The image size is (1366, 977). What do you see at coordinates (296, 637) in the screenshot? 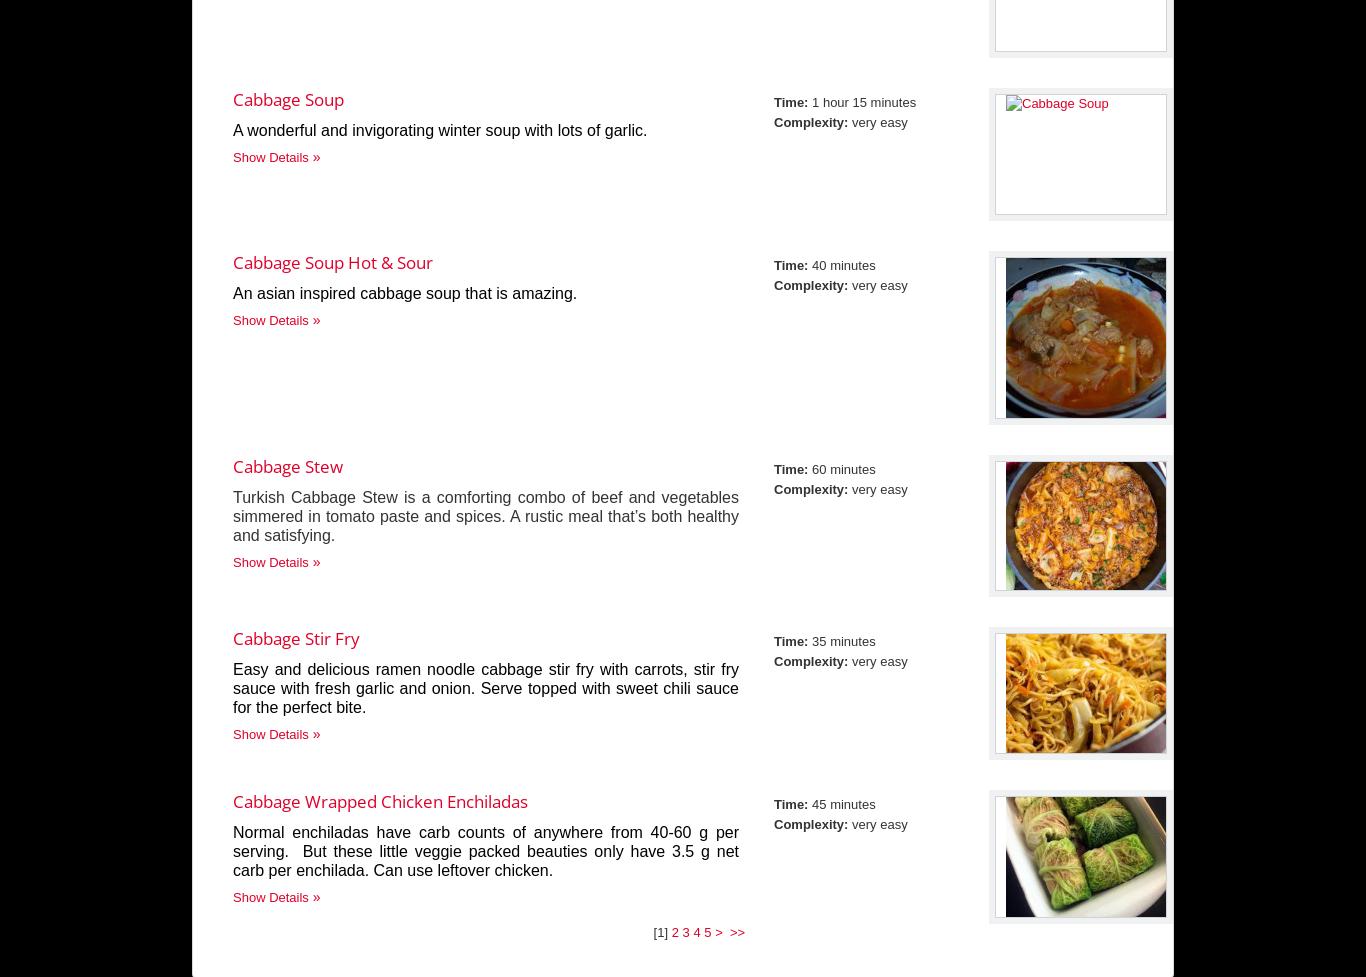
I see `'Cabbage Stir Fry'` at bounding box center [296, 637].